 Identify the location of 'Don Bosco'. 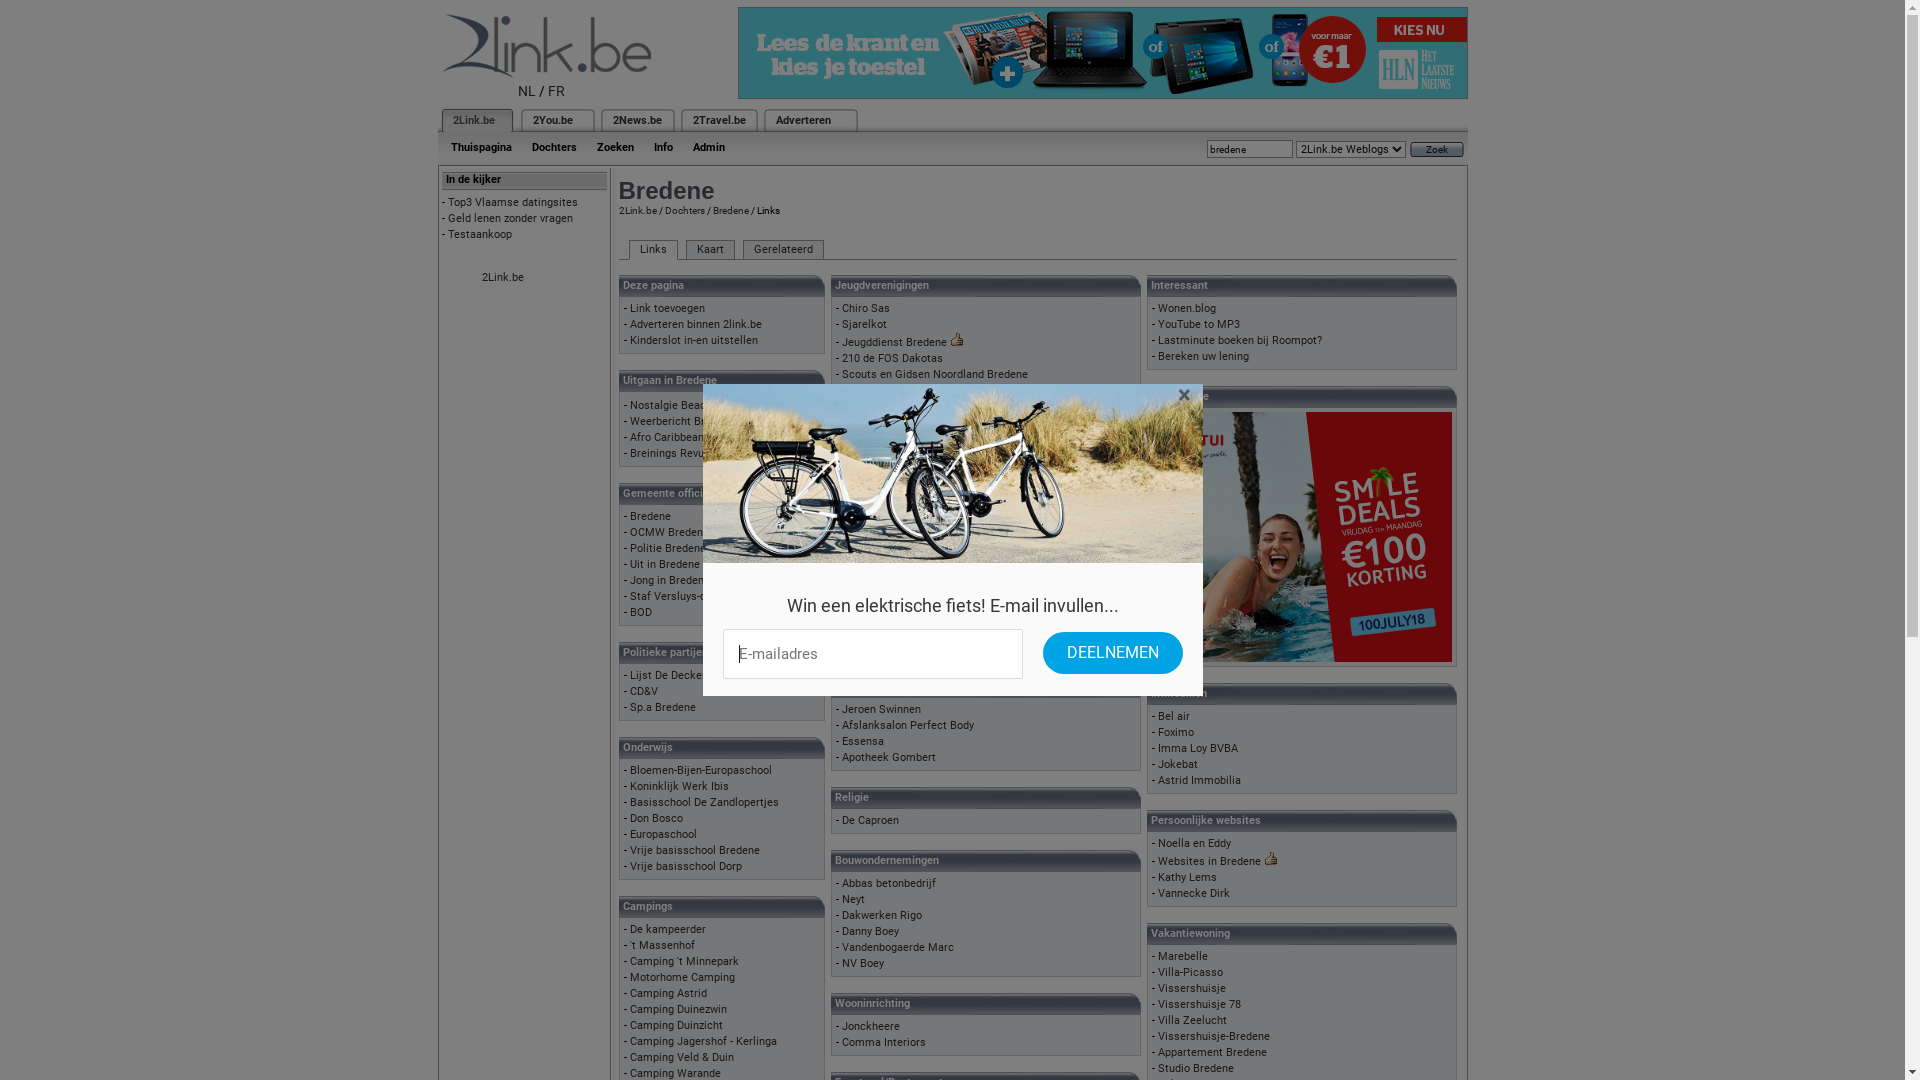
(656, 818).